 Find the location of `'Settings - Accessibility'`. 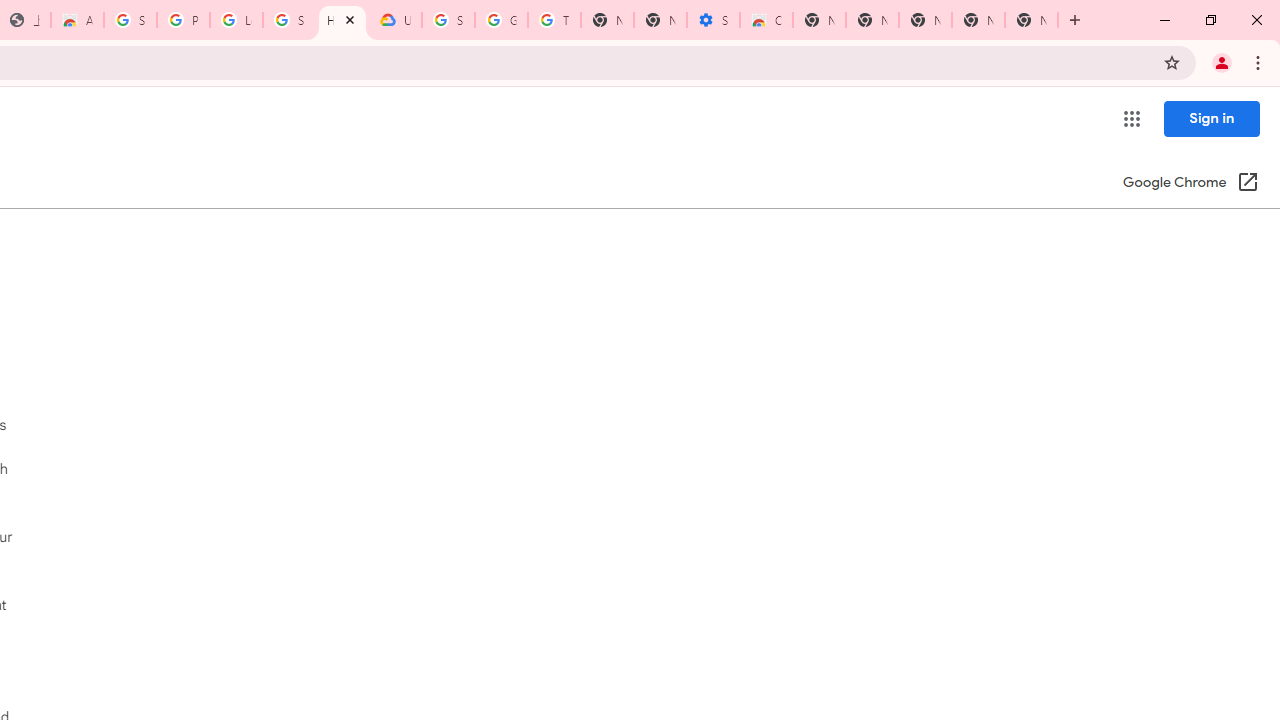

'Settings - Accessibility' is located at coordinates (713, 20).